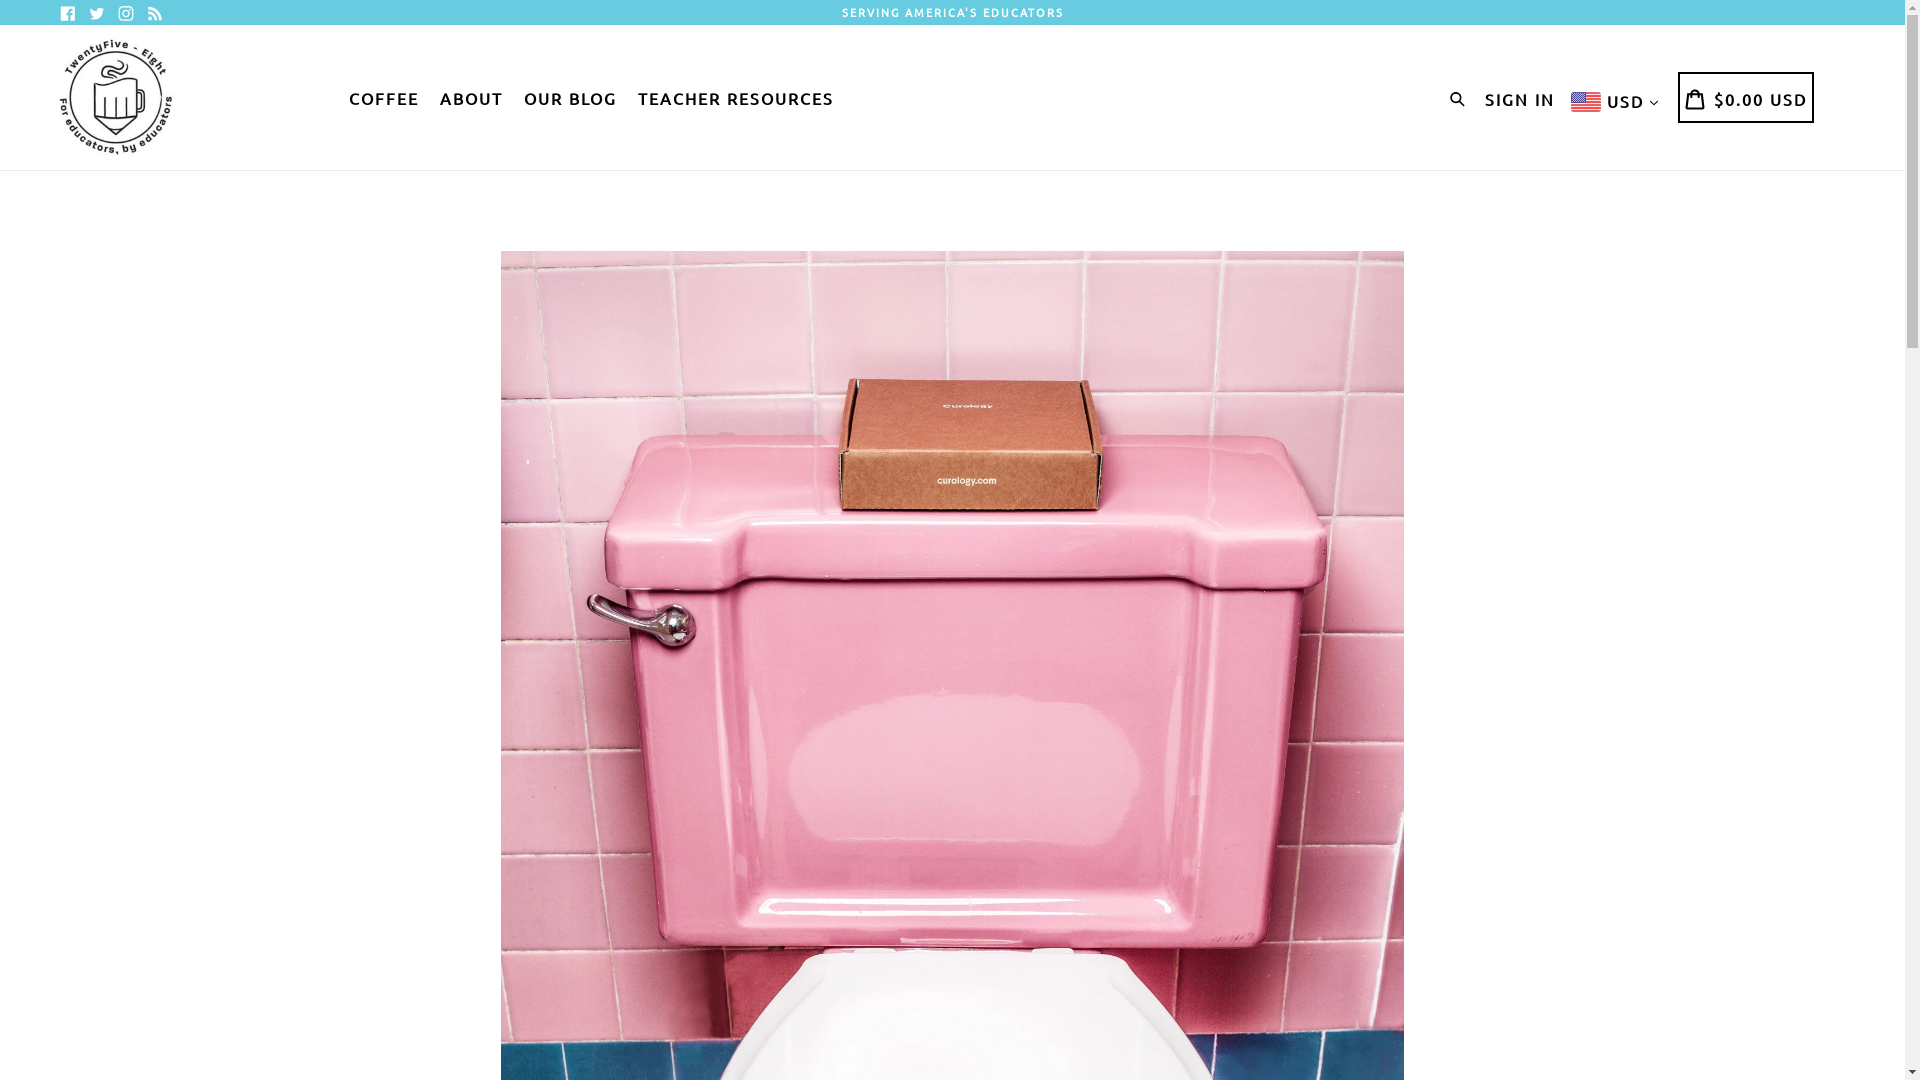 This screenshot has height=1080, width=1920. I want to click on 'OUR BLOG', so click(569, 97).